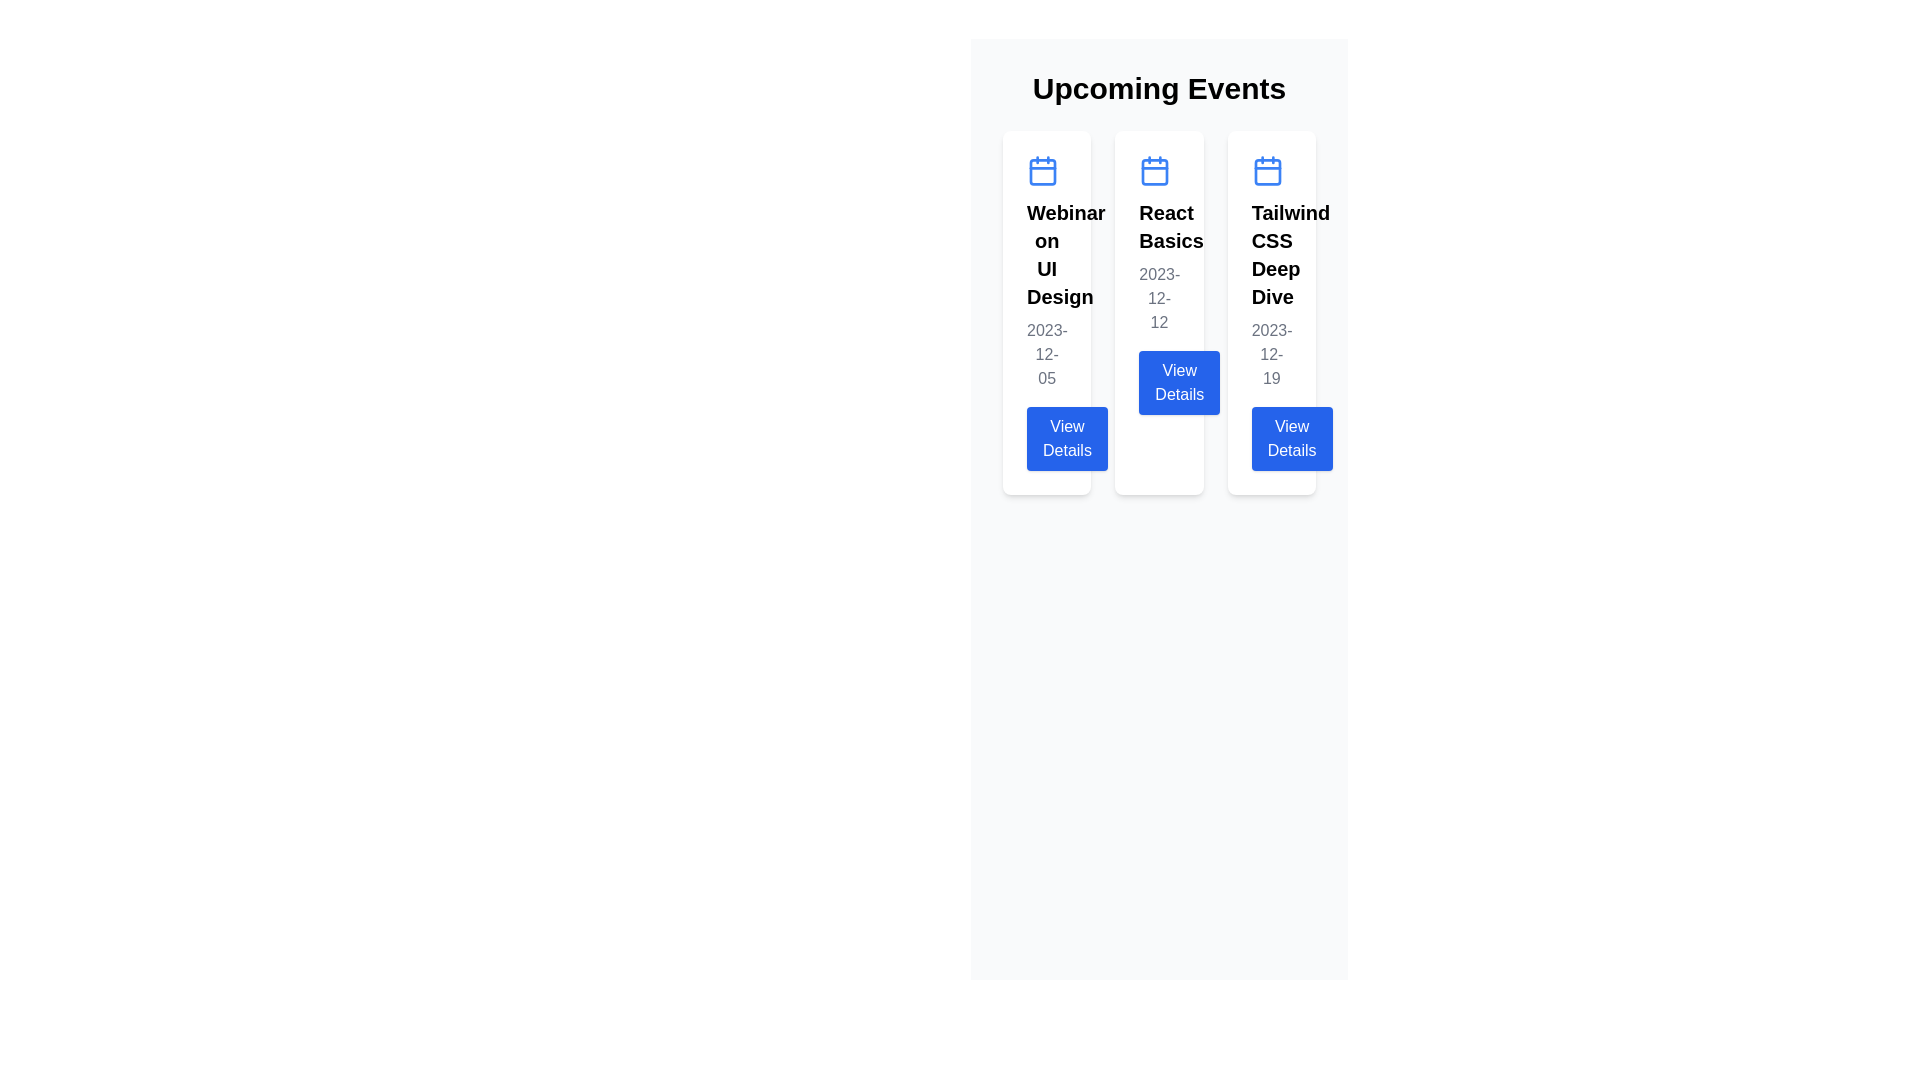 The width and height of the screenshot is (1920, 1080). Describe the element at coordinates (1266, 169) in the screenshot. I see `the blue calendar icon located at the top center of the event information card titled 'Tailwind CSS Deep Dive'` at that location.